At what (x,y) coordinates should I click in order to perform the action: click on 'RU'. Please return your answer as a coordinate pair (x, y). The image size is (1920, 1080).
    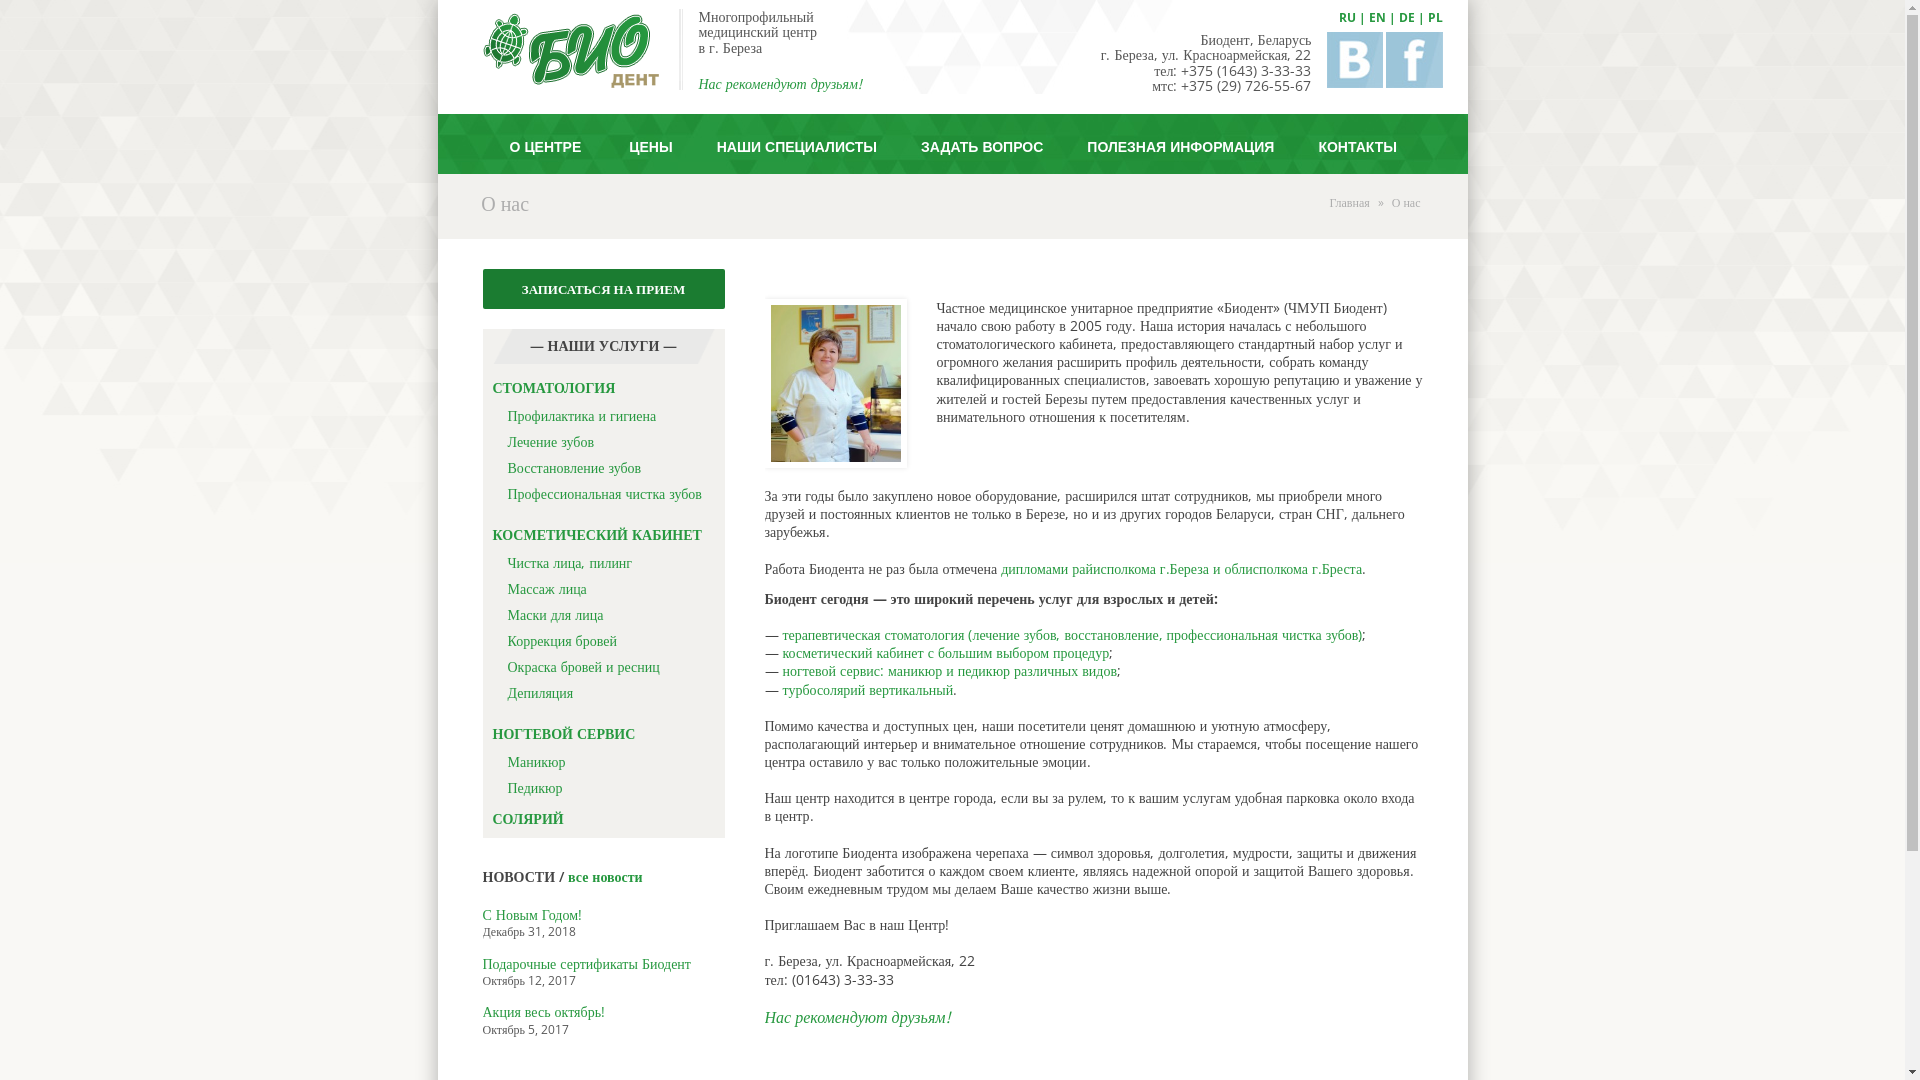
    Looking at the image, I should click on (1346, 17).